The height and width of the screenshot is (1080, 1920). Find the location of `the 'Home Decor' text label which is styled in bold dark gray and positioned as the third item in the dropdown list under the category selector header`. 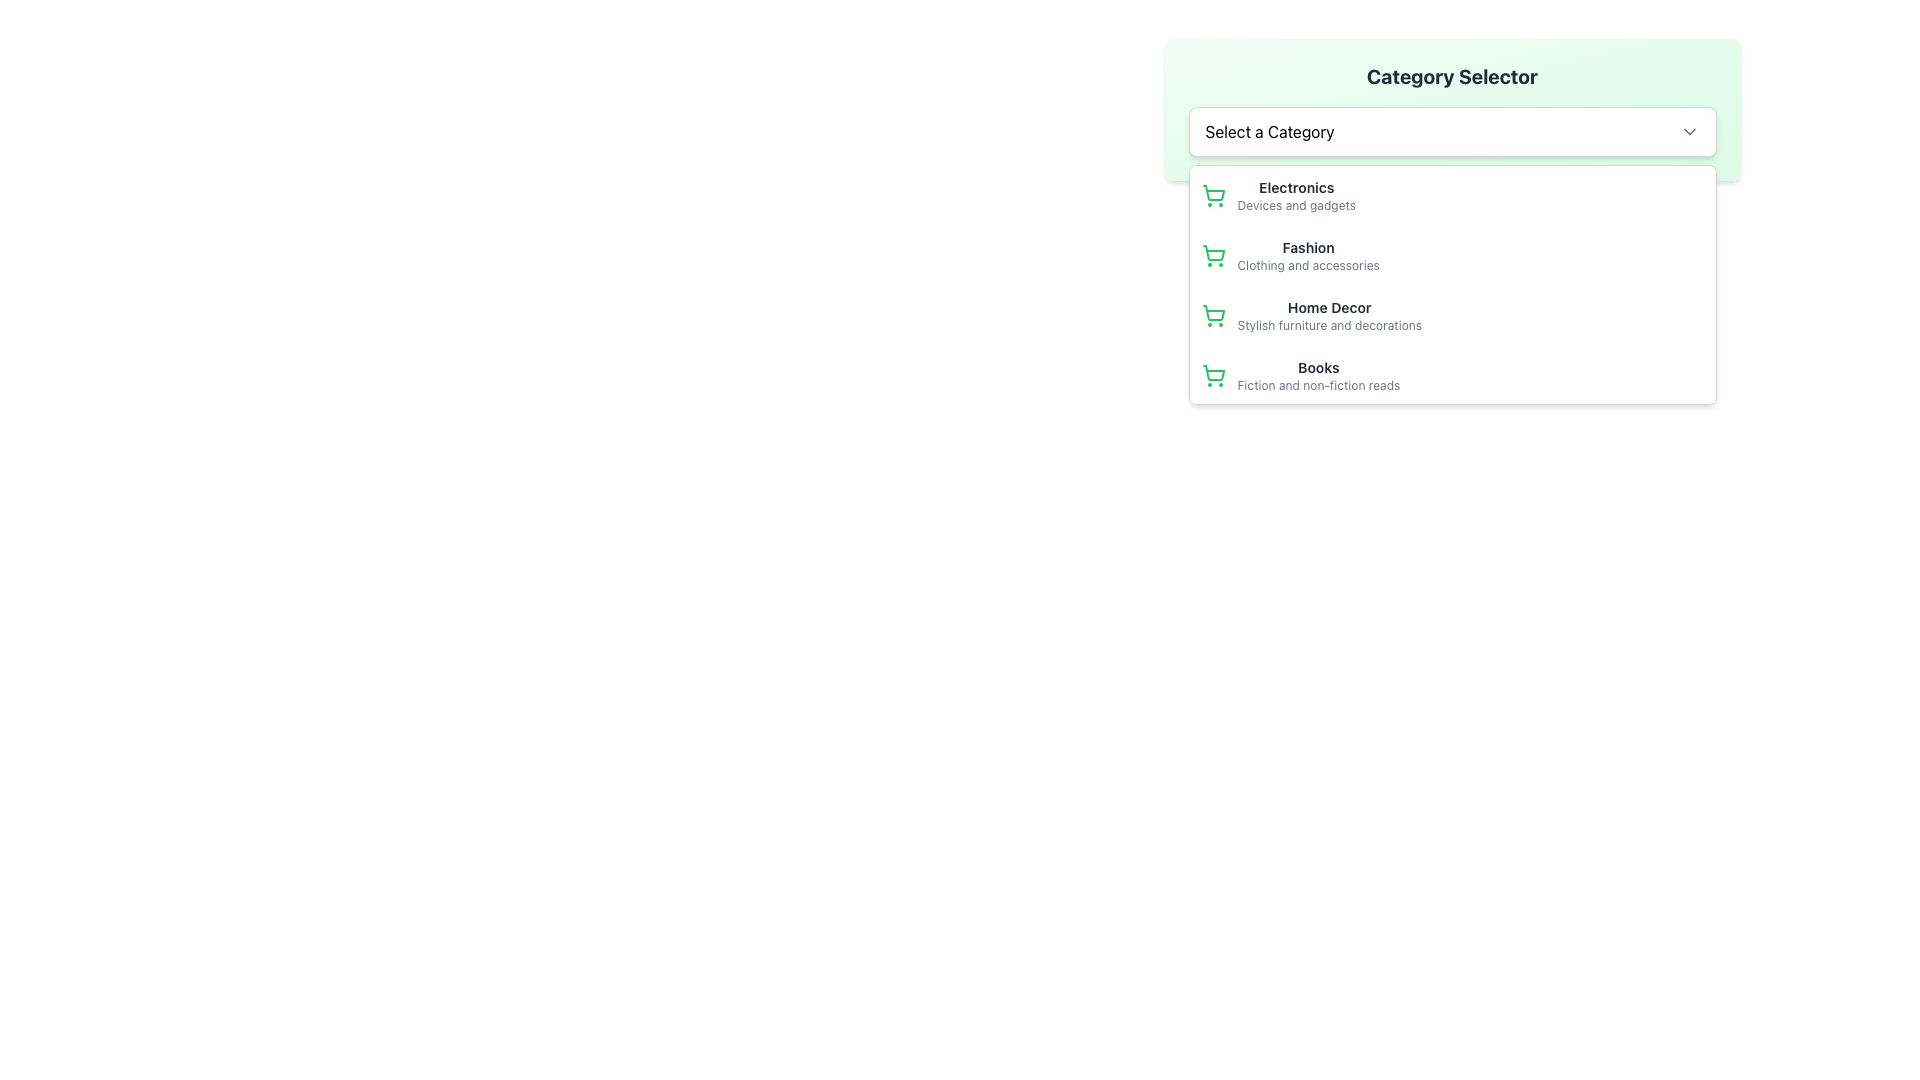

the 'Home Decor' text label which is styled in bold dark gray and positioned as the third item in the dropdown list under the category selector header is located at coordinates (1329, 308).